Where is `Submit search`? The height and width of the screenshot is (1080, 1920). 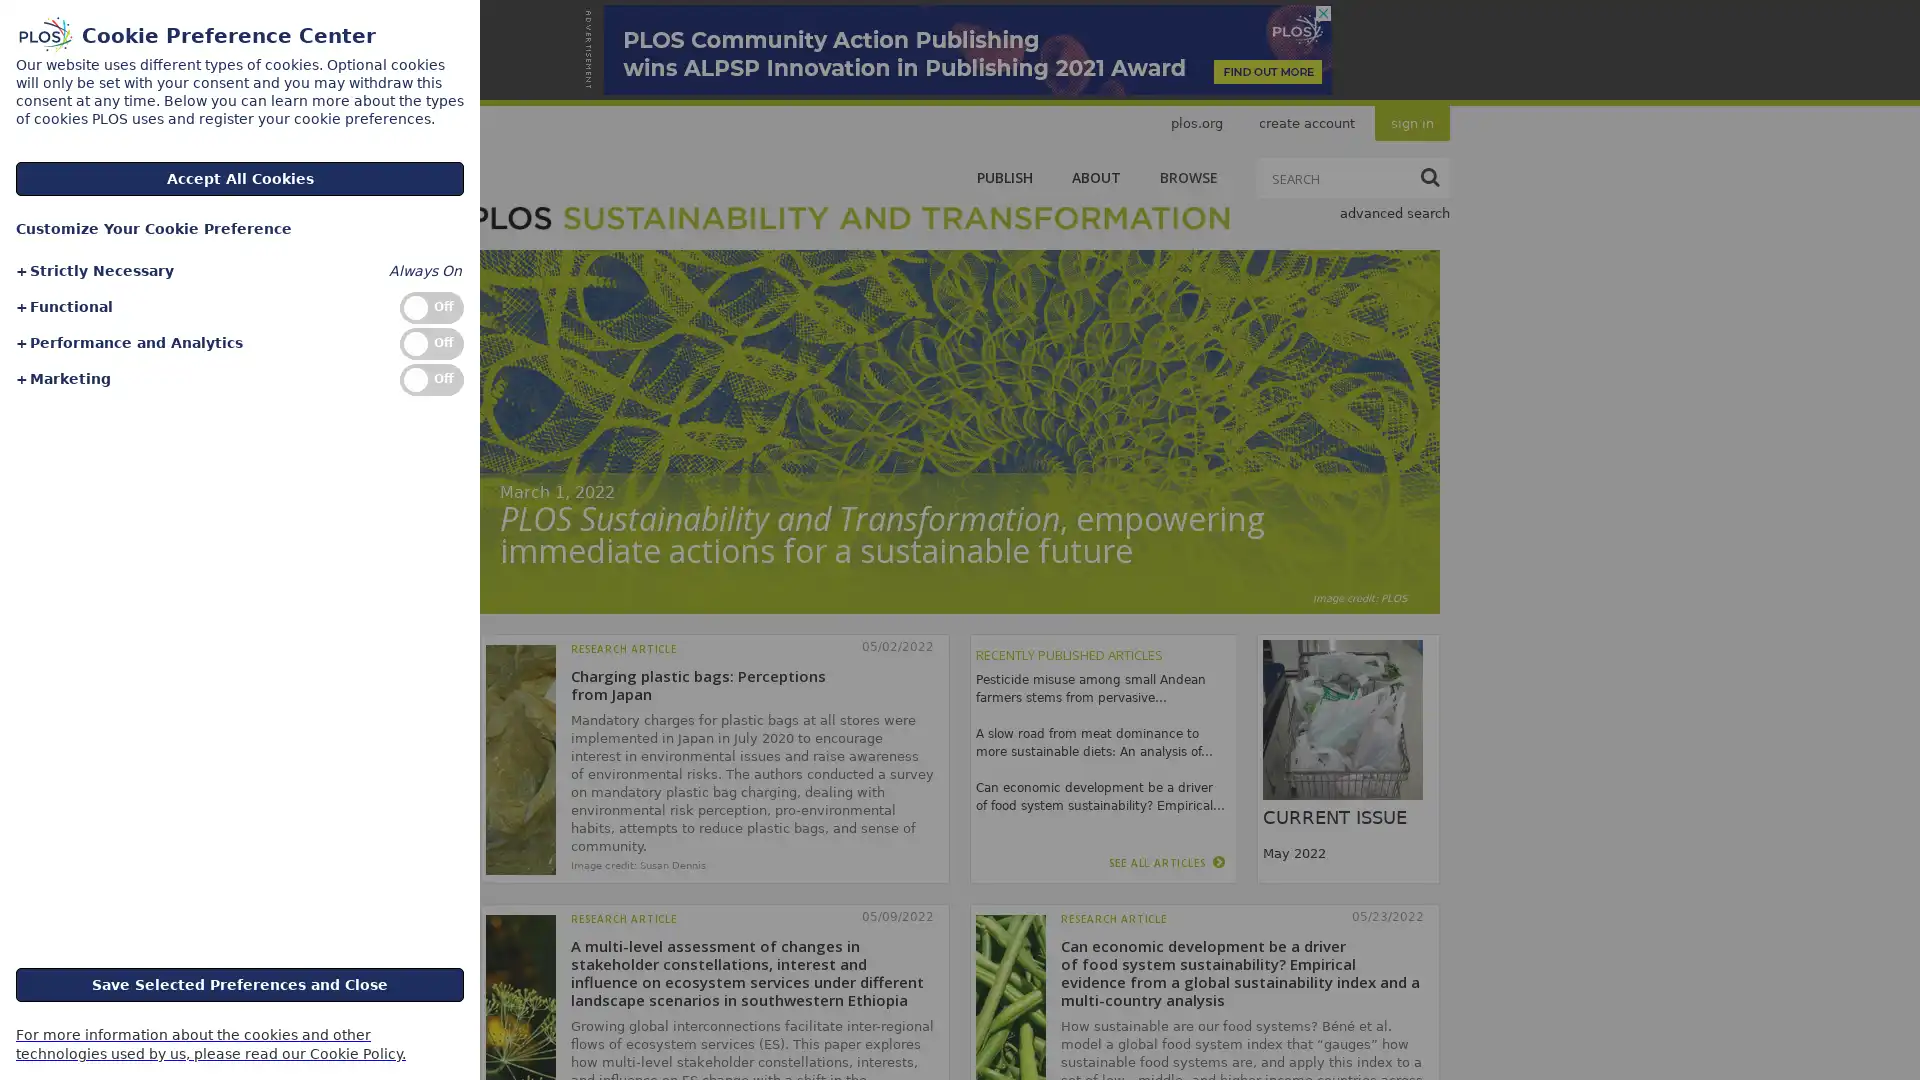
Submit search is located at coordinates (1429, 176).